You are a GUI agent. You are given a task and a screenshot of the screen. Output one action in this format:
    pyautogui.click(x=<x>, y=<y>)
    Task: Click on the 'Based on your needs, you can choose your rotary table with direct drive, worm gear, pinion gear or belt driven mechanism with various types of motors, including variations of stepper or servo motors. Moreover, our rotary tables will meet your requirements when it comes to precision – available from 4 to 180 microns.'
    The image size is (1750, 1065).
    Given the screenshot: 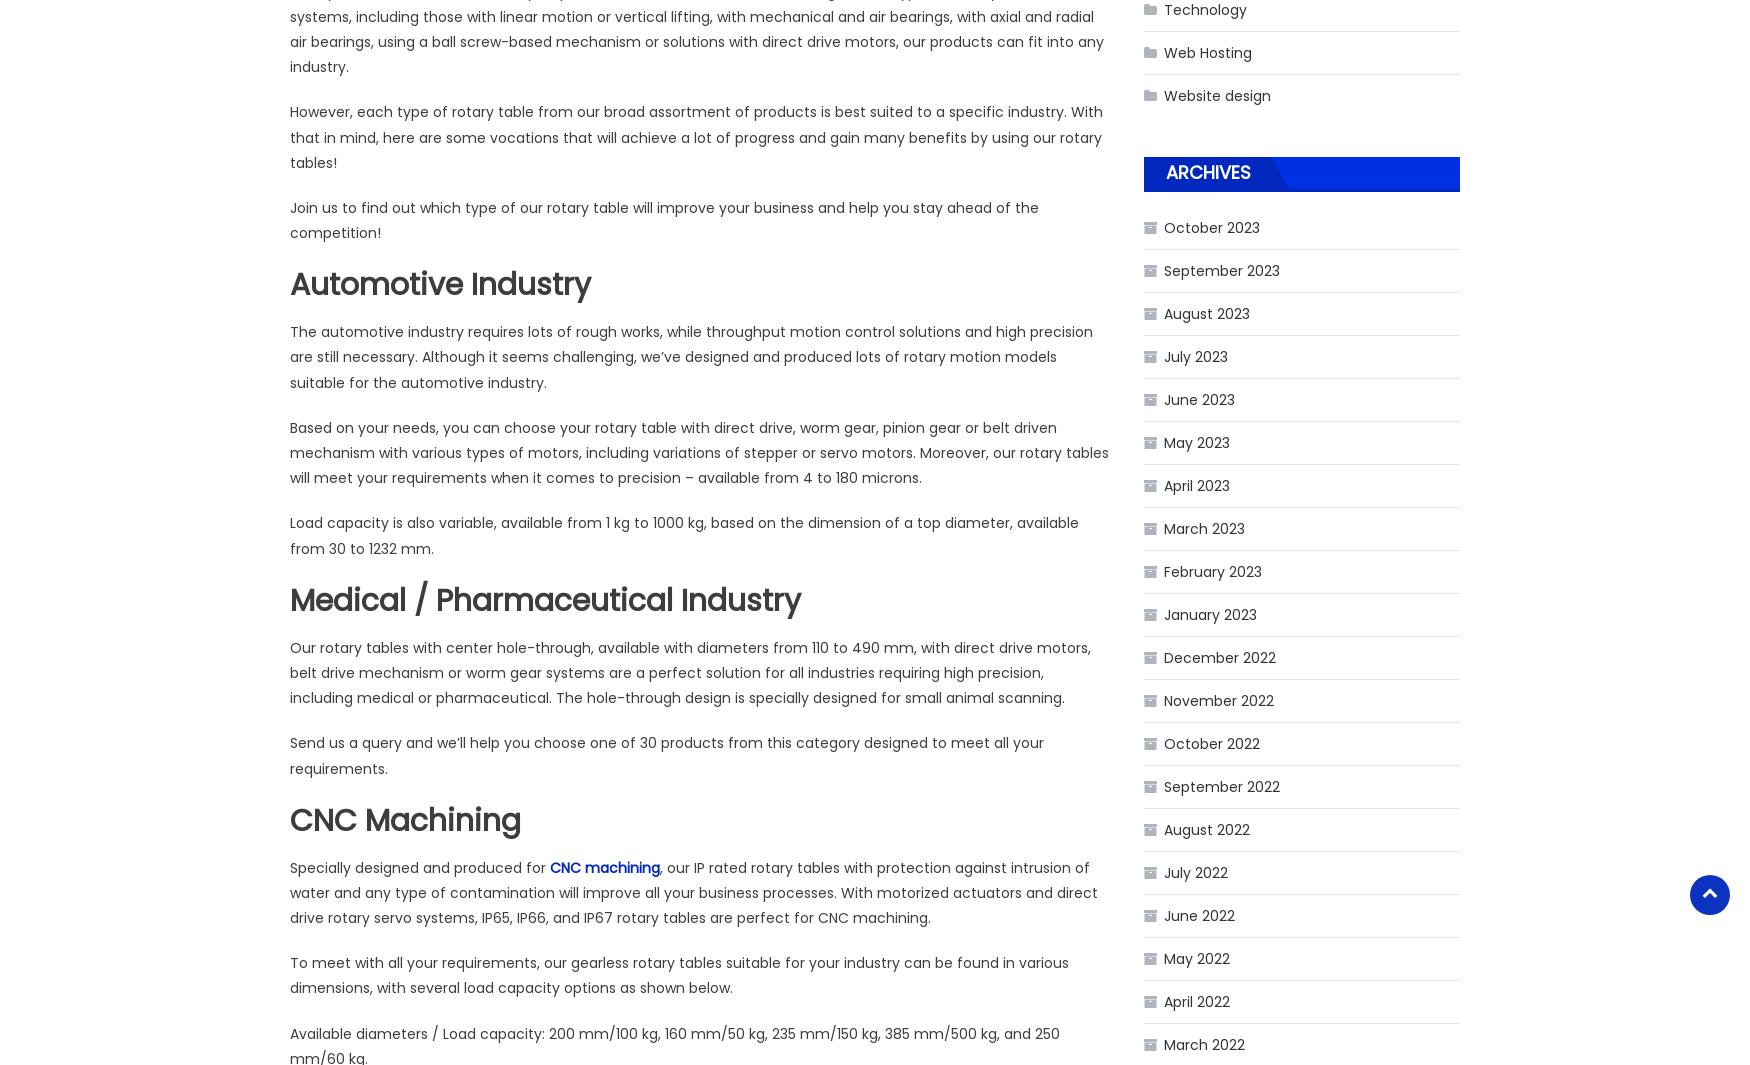 What is the action you would take?
    pyautogui.click(x=288, y=451)
    